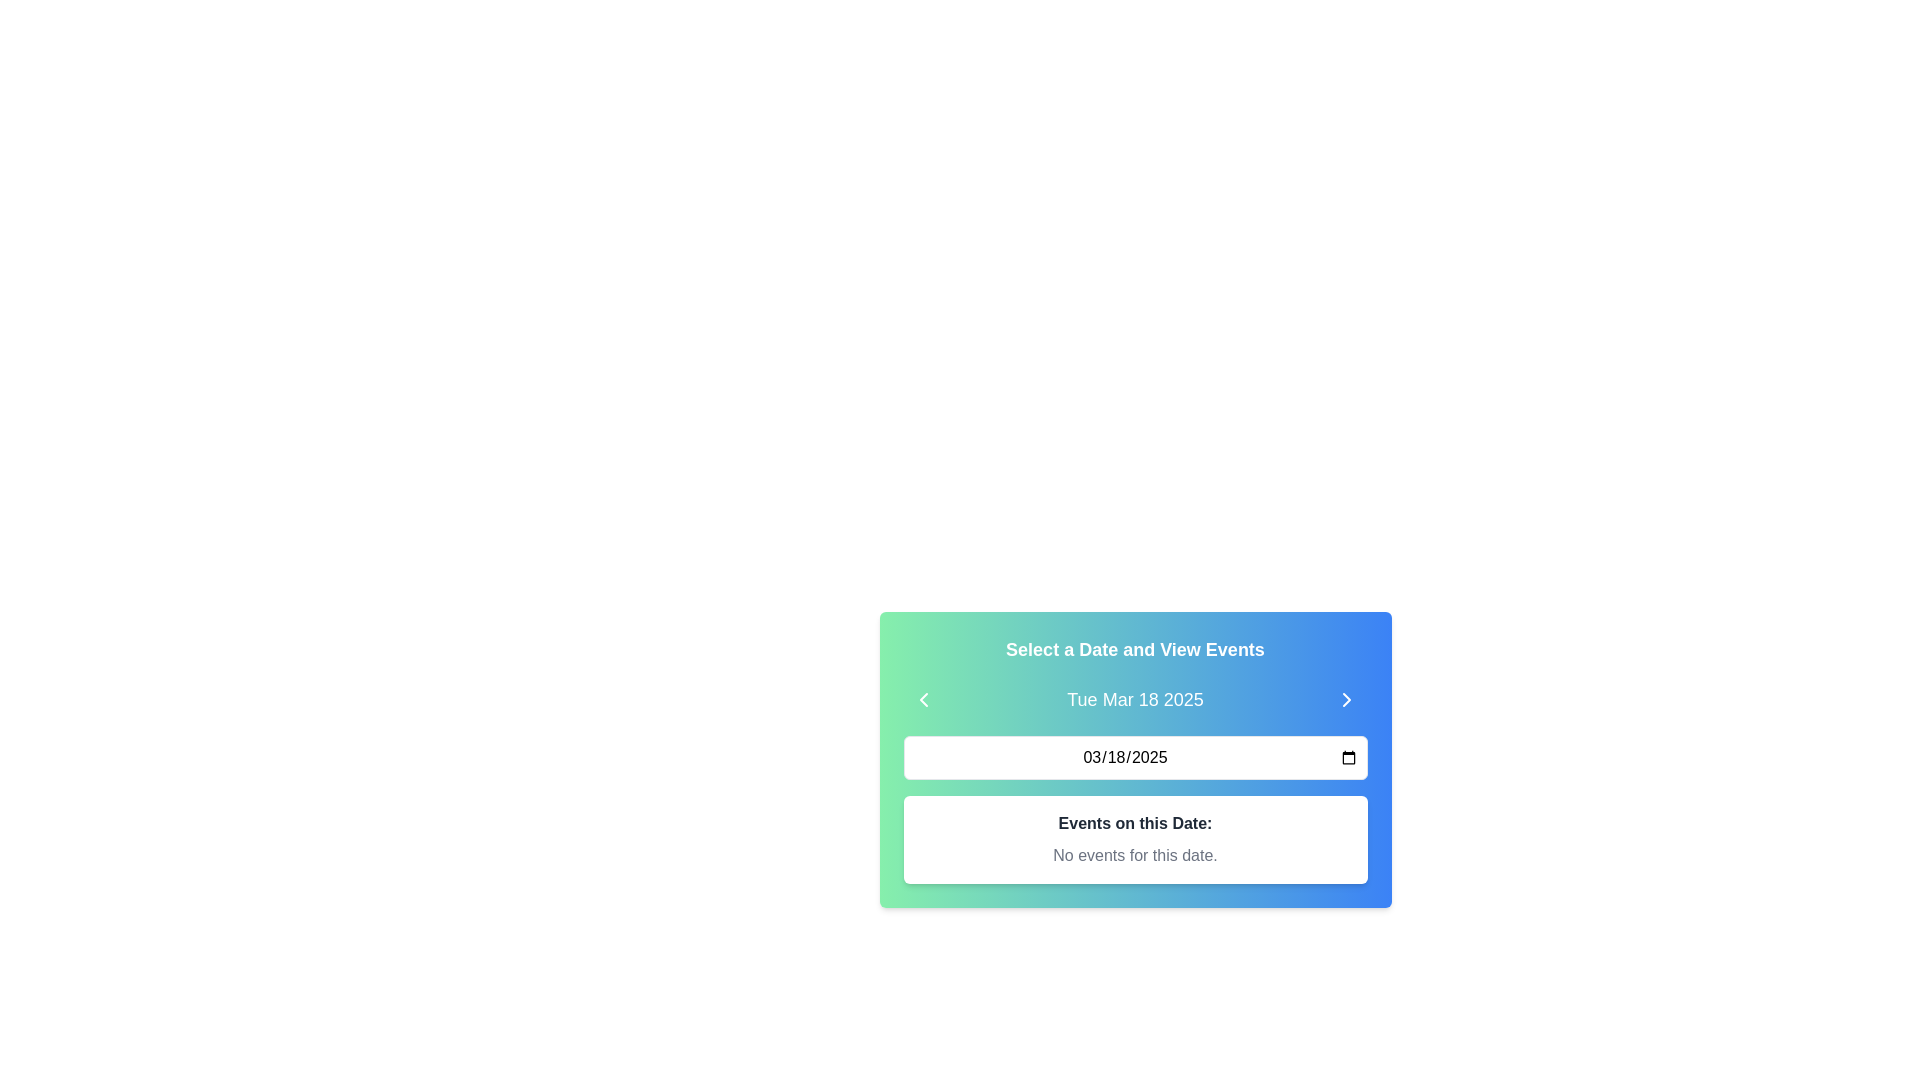 The width and height of the screenshot is (1920, 1080). What do you see at coordinates (1347, 698) in the screenshot?
I see `the 'next' button located to the right of the displayed date 'Tue Mar 18 2025'` at bounding box center [1347, 698].